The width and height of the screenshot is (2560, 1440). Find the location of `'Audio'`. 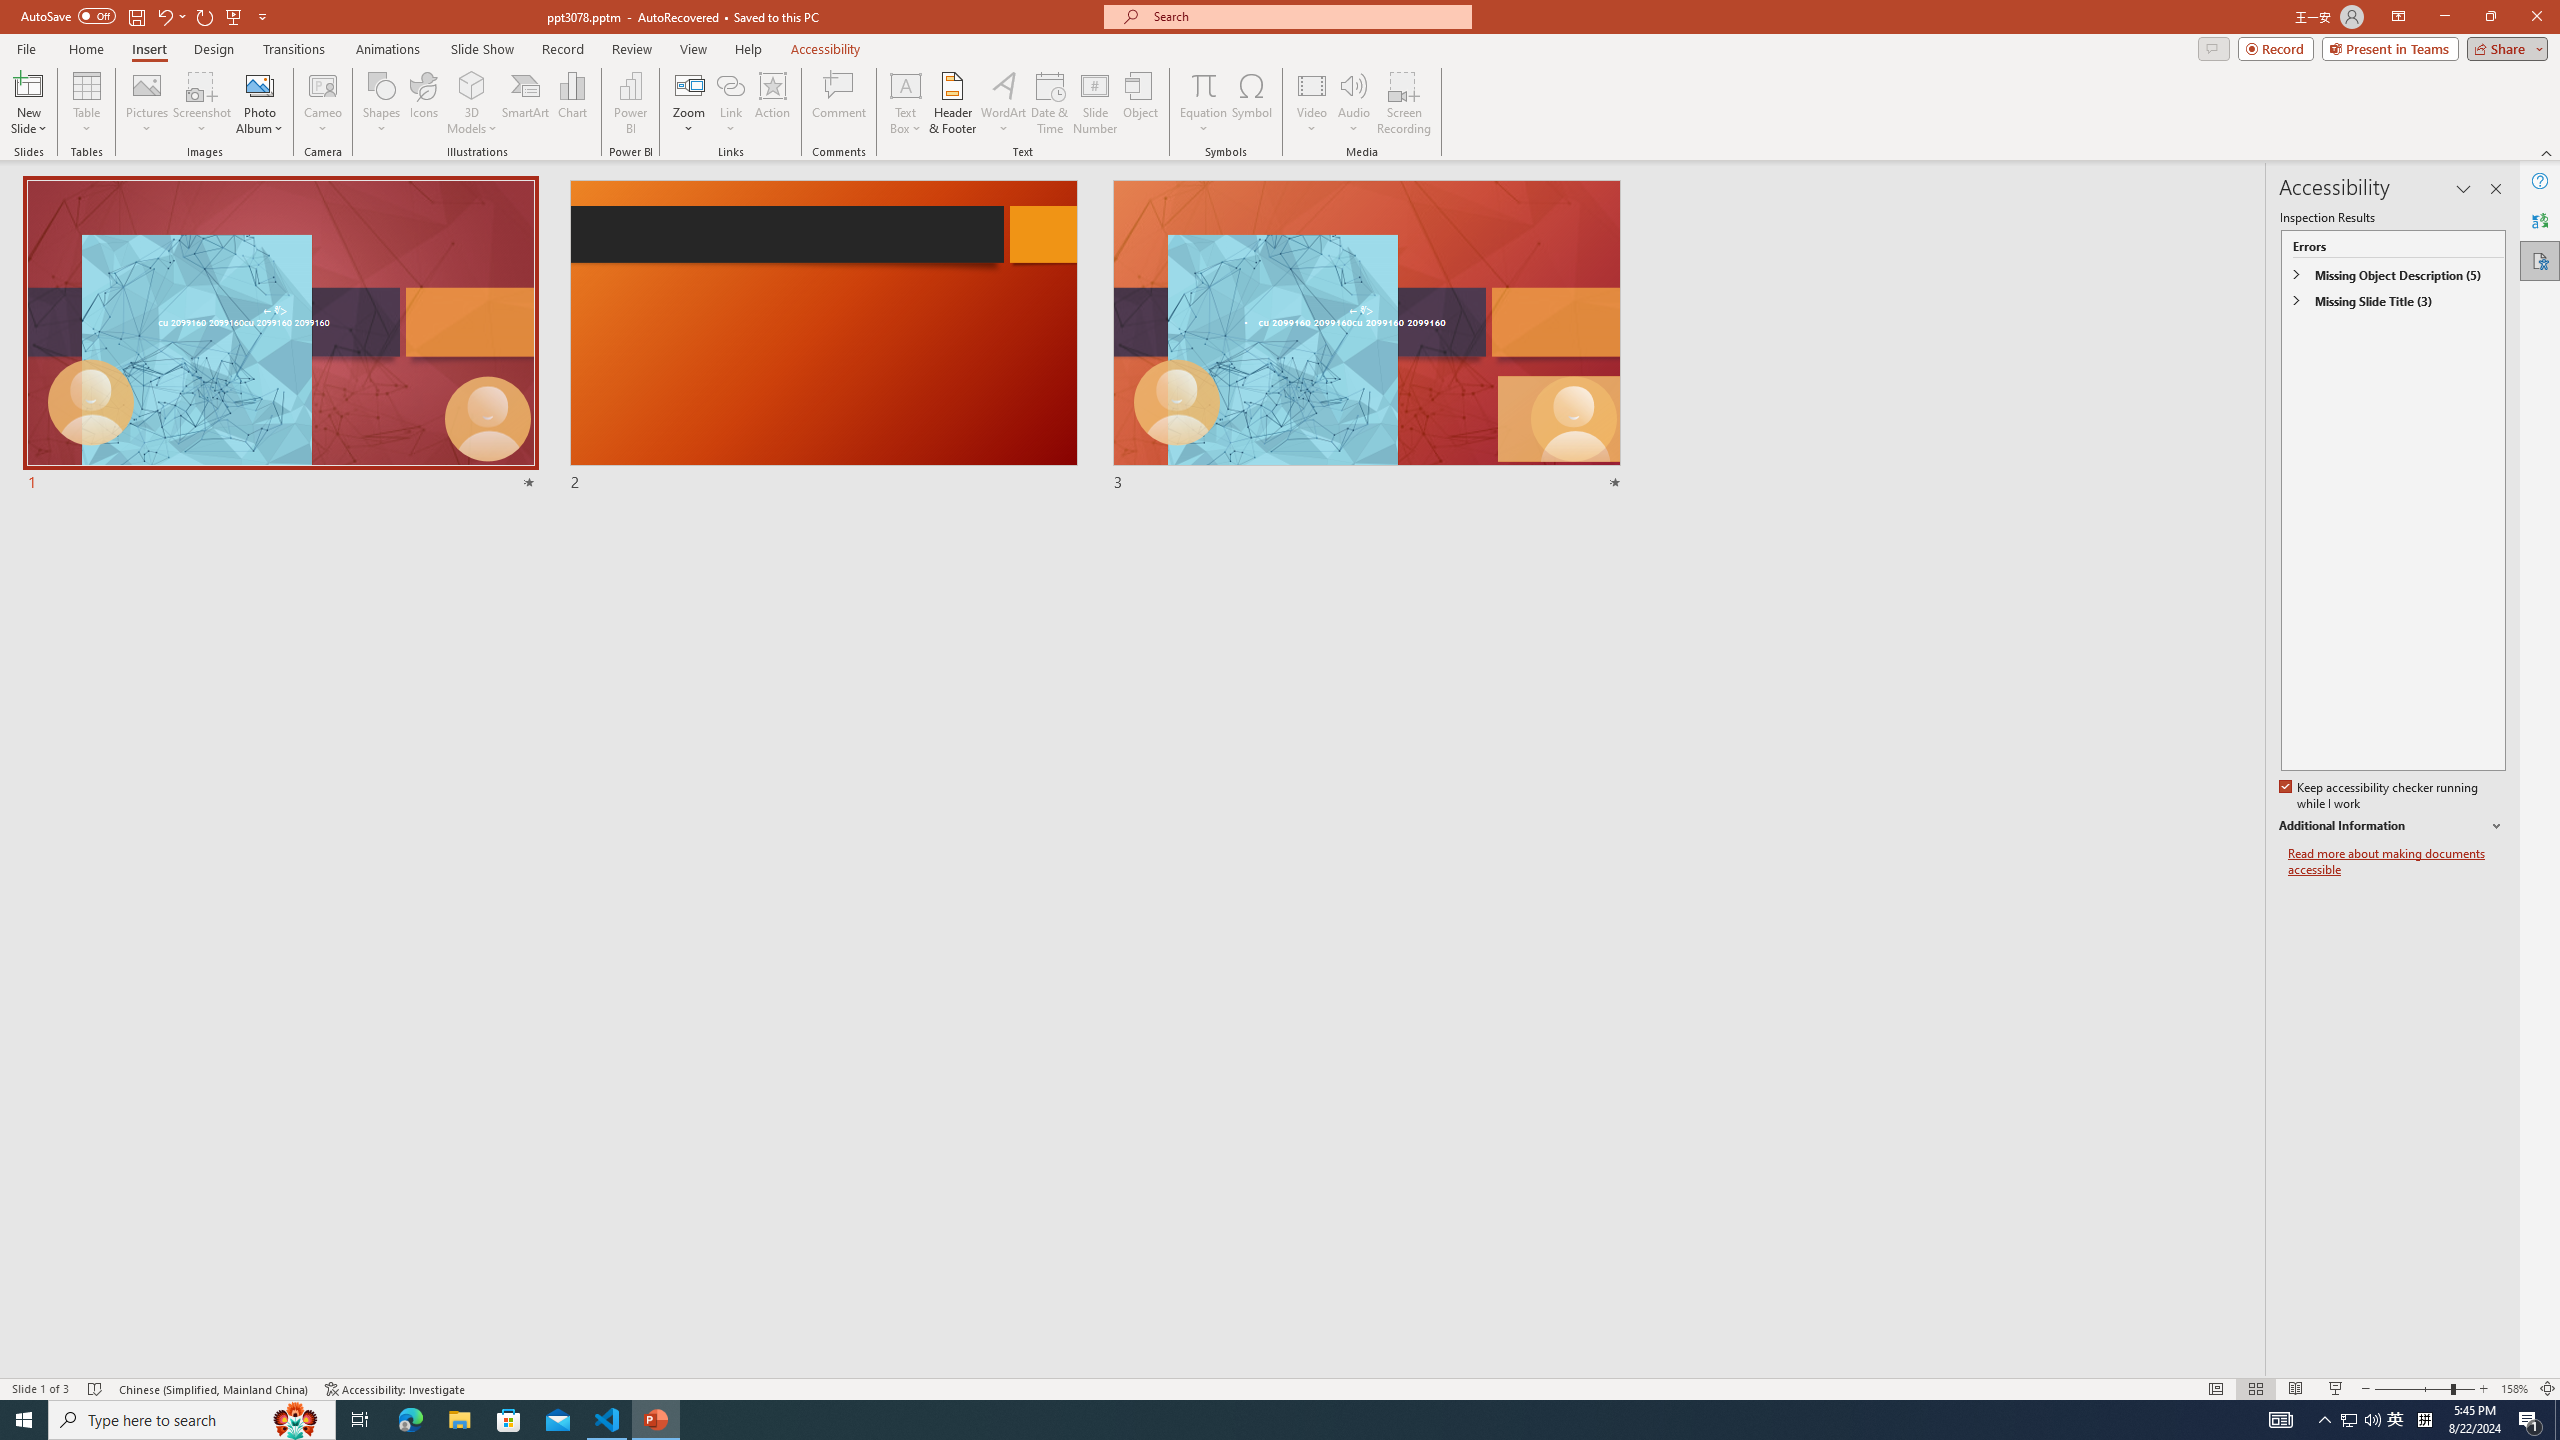

'Audio' is located at coordinates (1353, 103).